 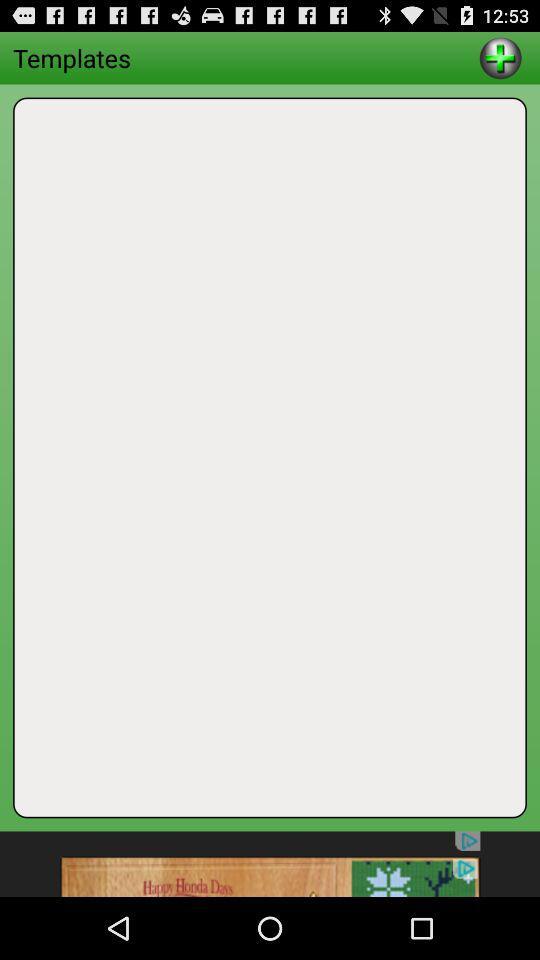 I want to click on the add icon, so click(x=499, y=61).